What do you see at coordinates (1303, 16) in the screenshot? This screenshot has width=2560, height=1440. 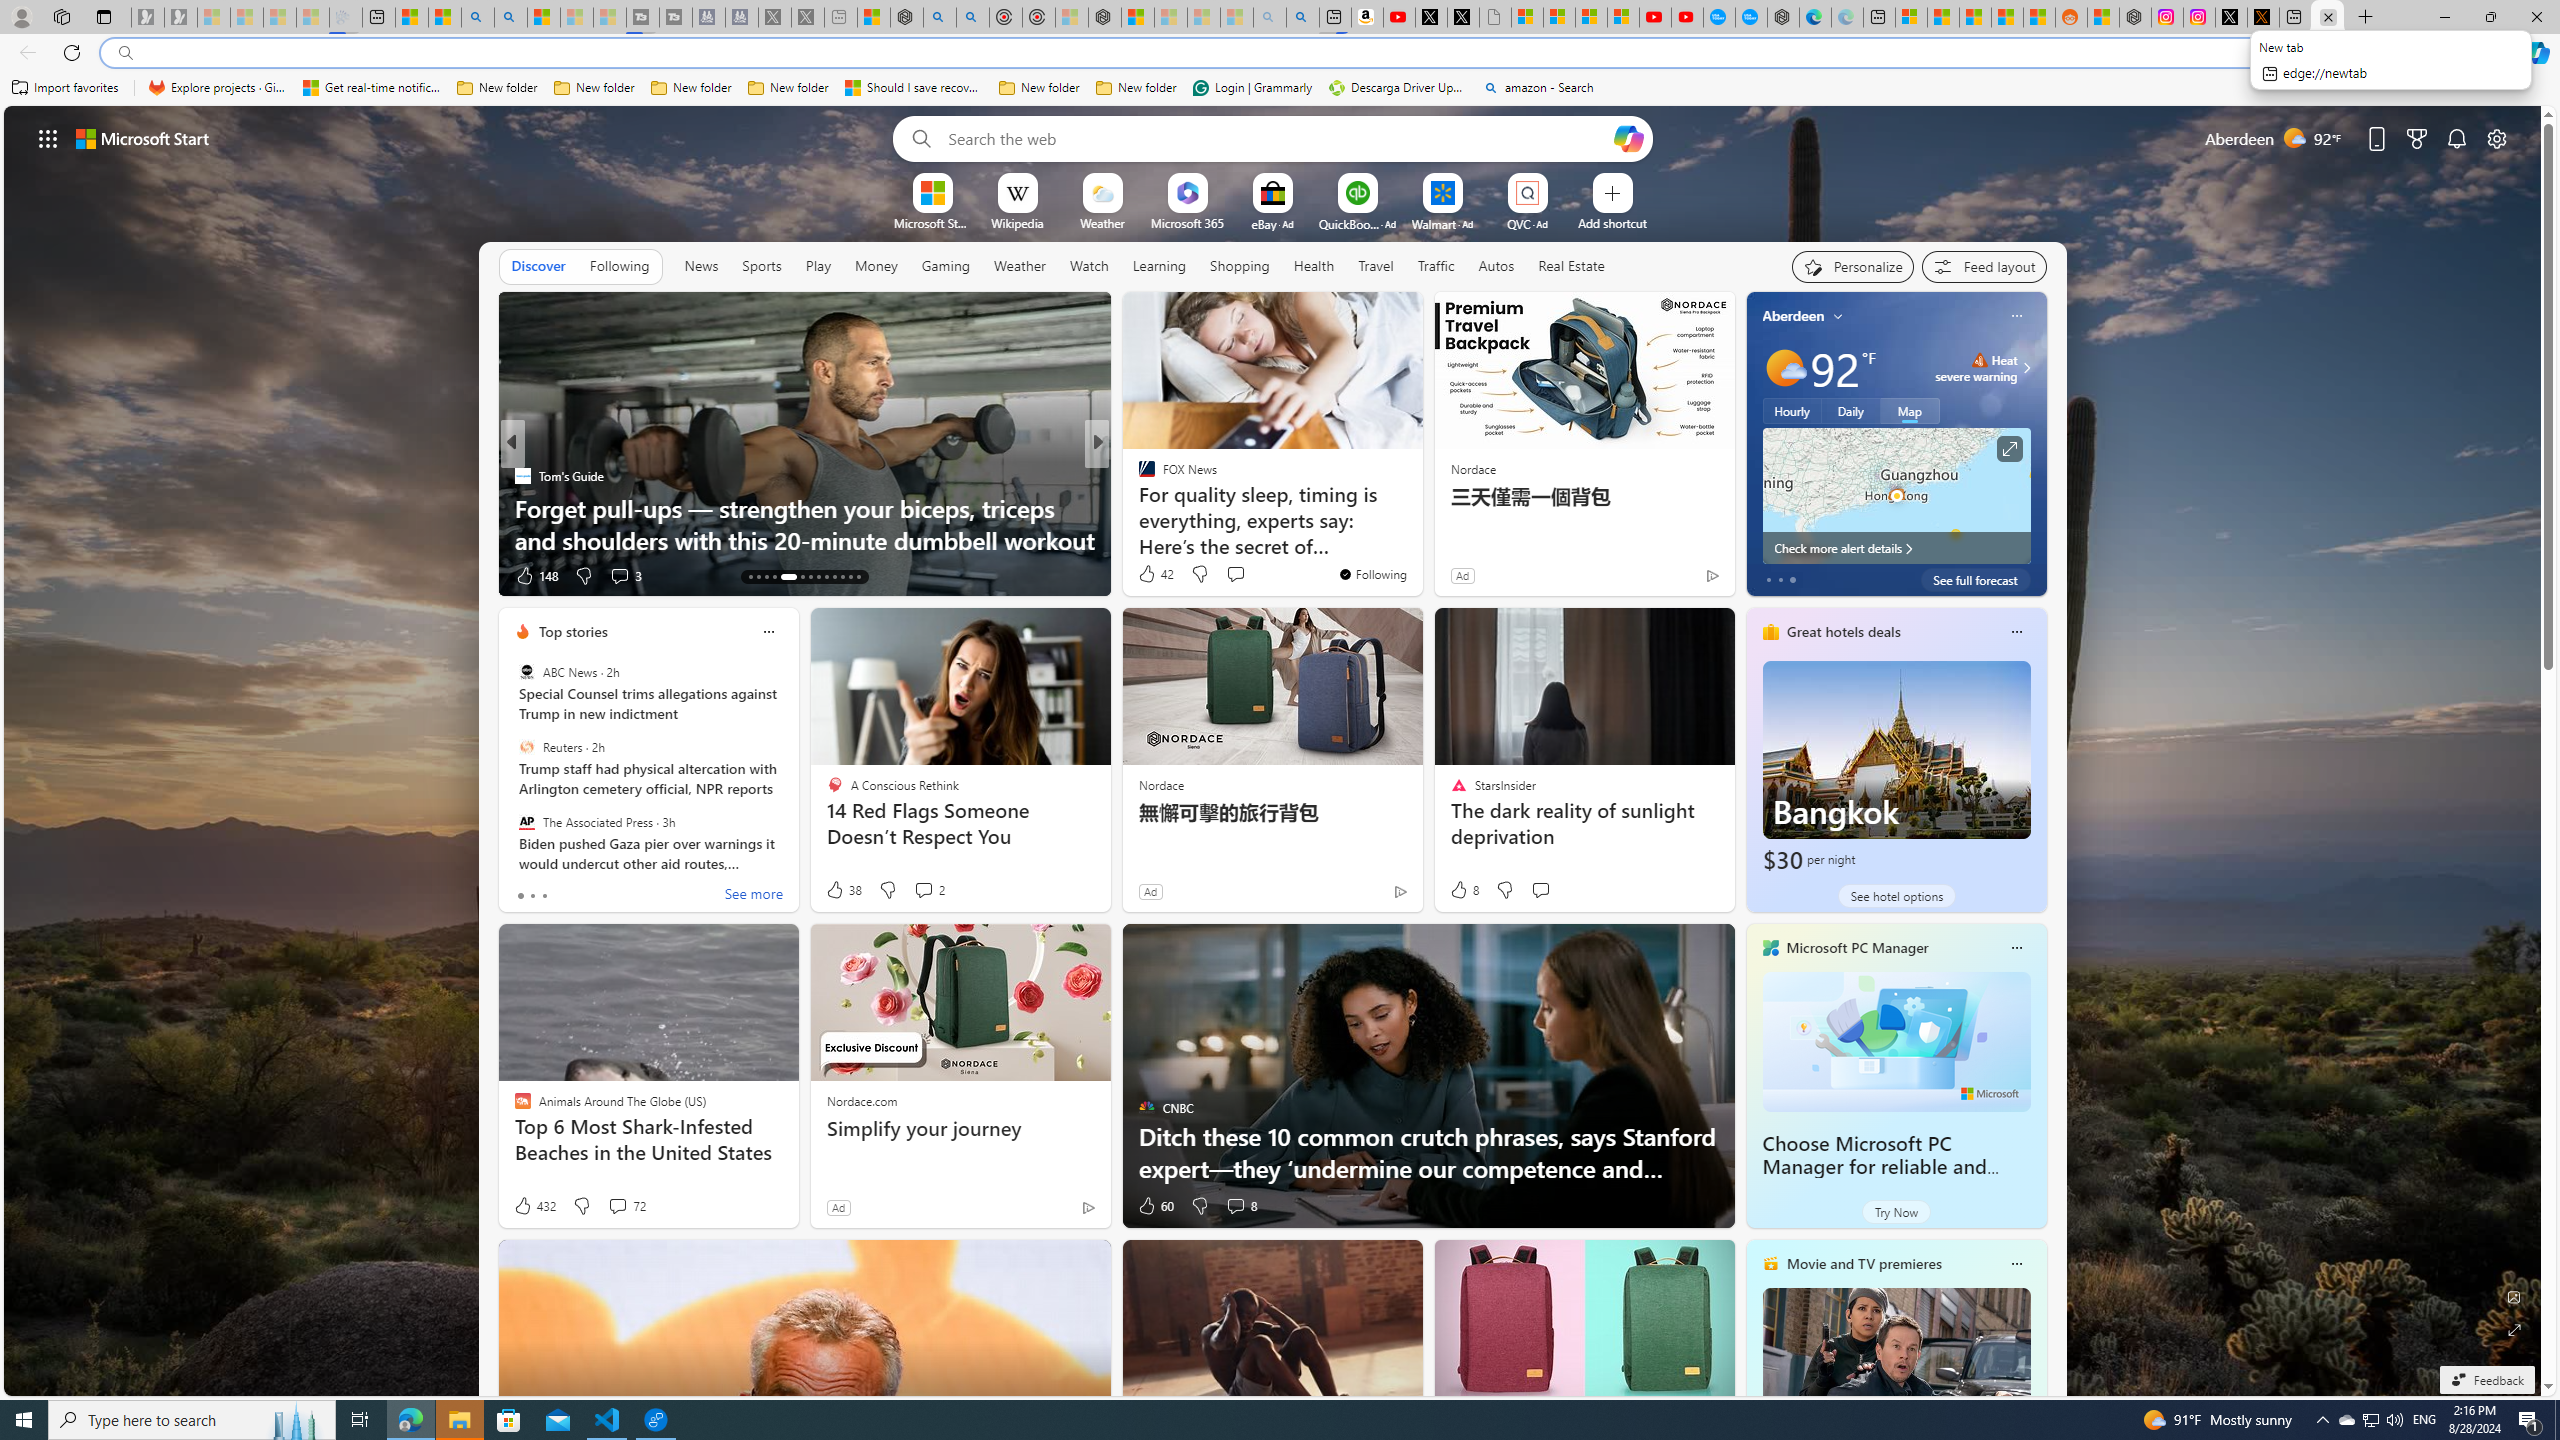 I see `'Amazon Echo Dot PNG - Search Images'` at bounding box center [1303, 16].